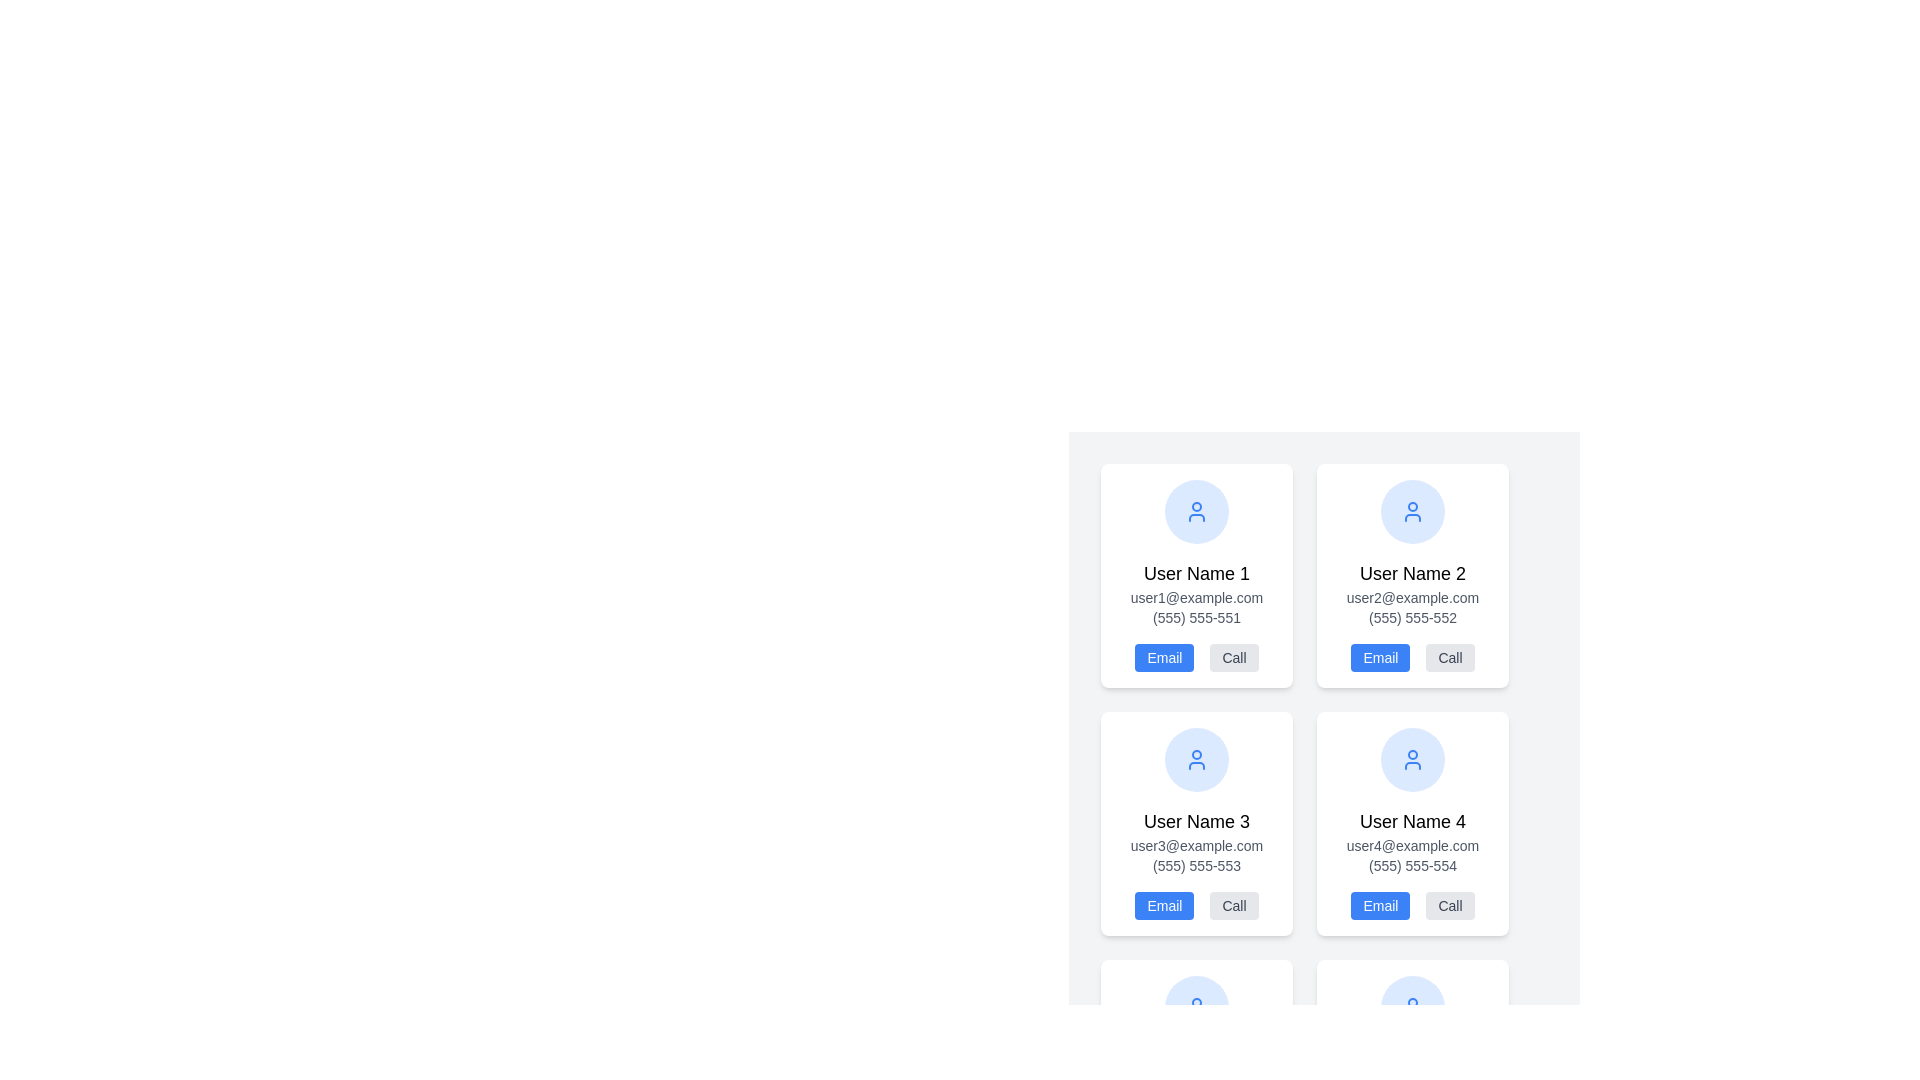  What do you see at coordinates (1411, 824) in the screenshot?
I see `the user information card located in the second row and second column of the grid` at bounding box center [1411, 824].